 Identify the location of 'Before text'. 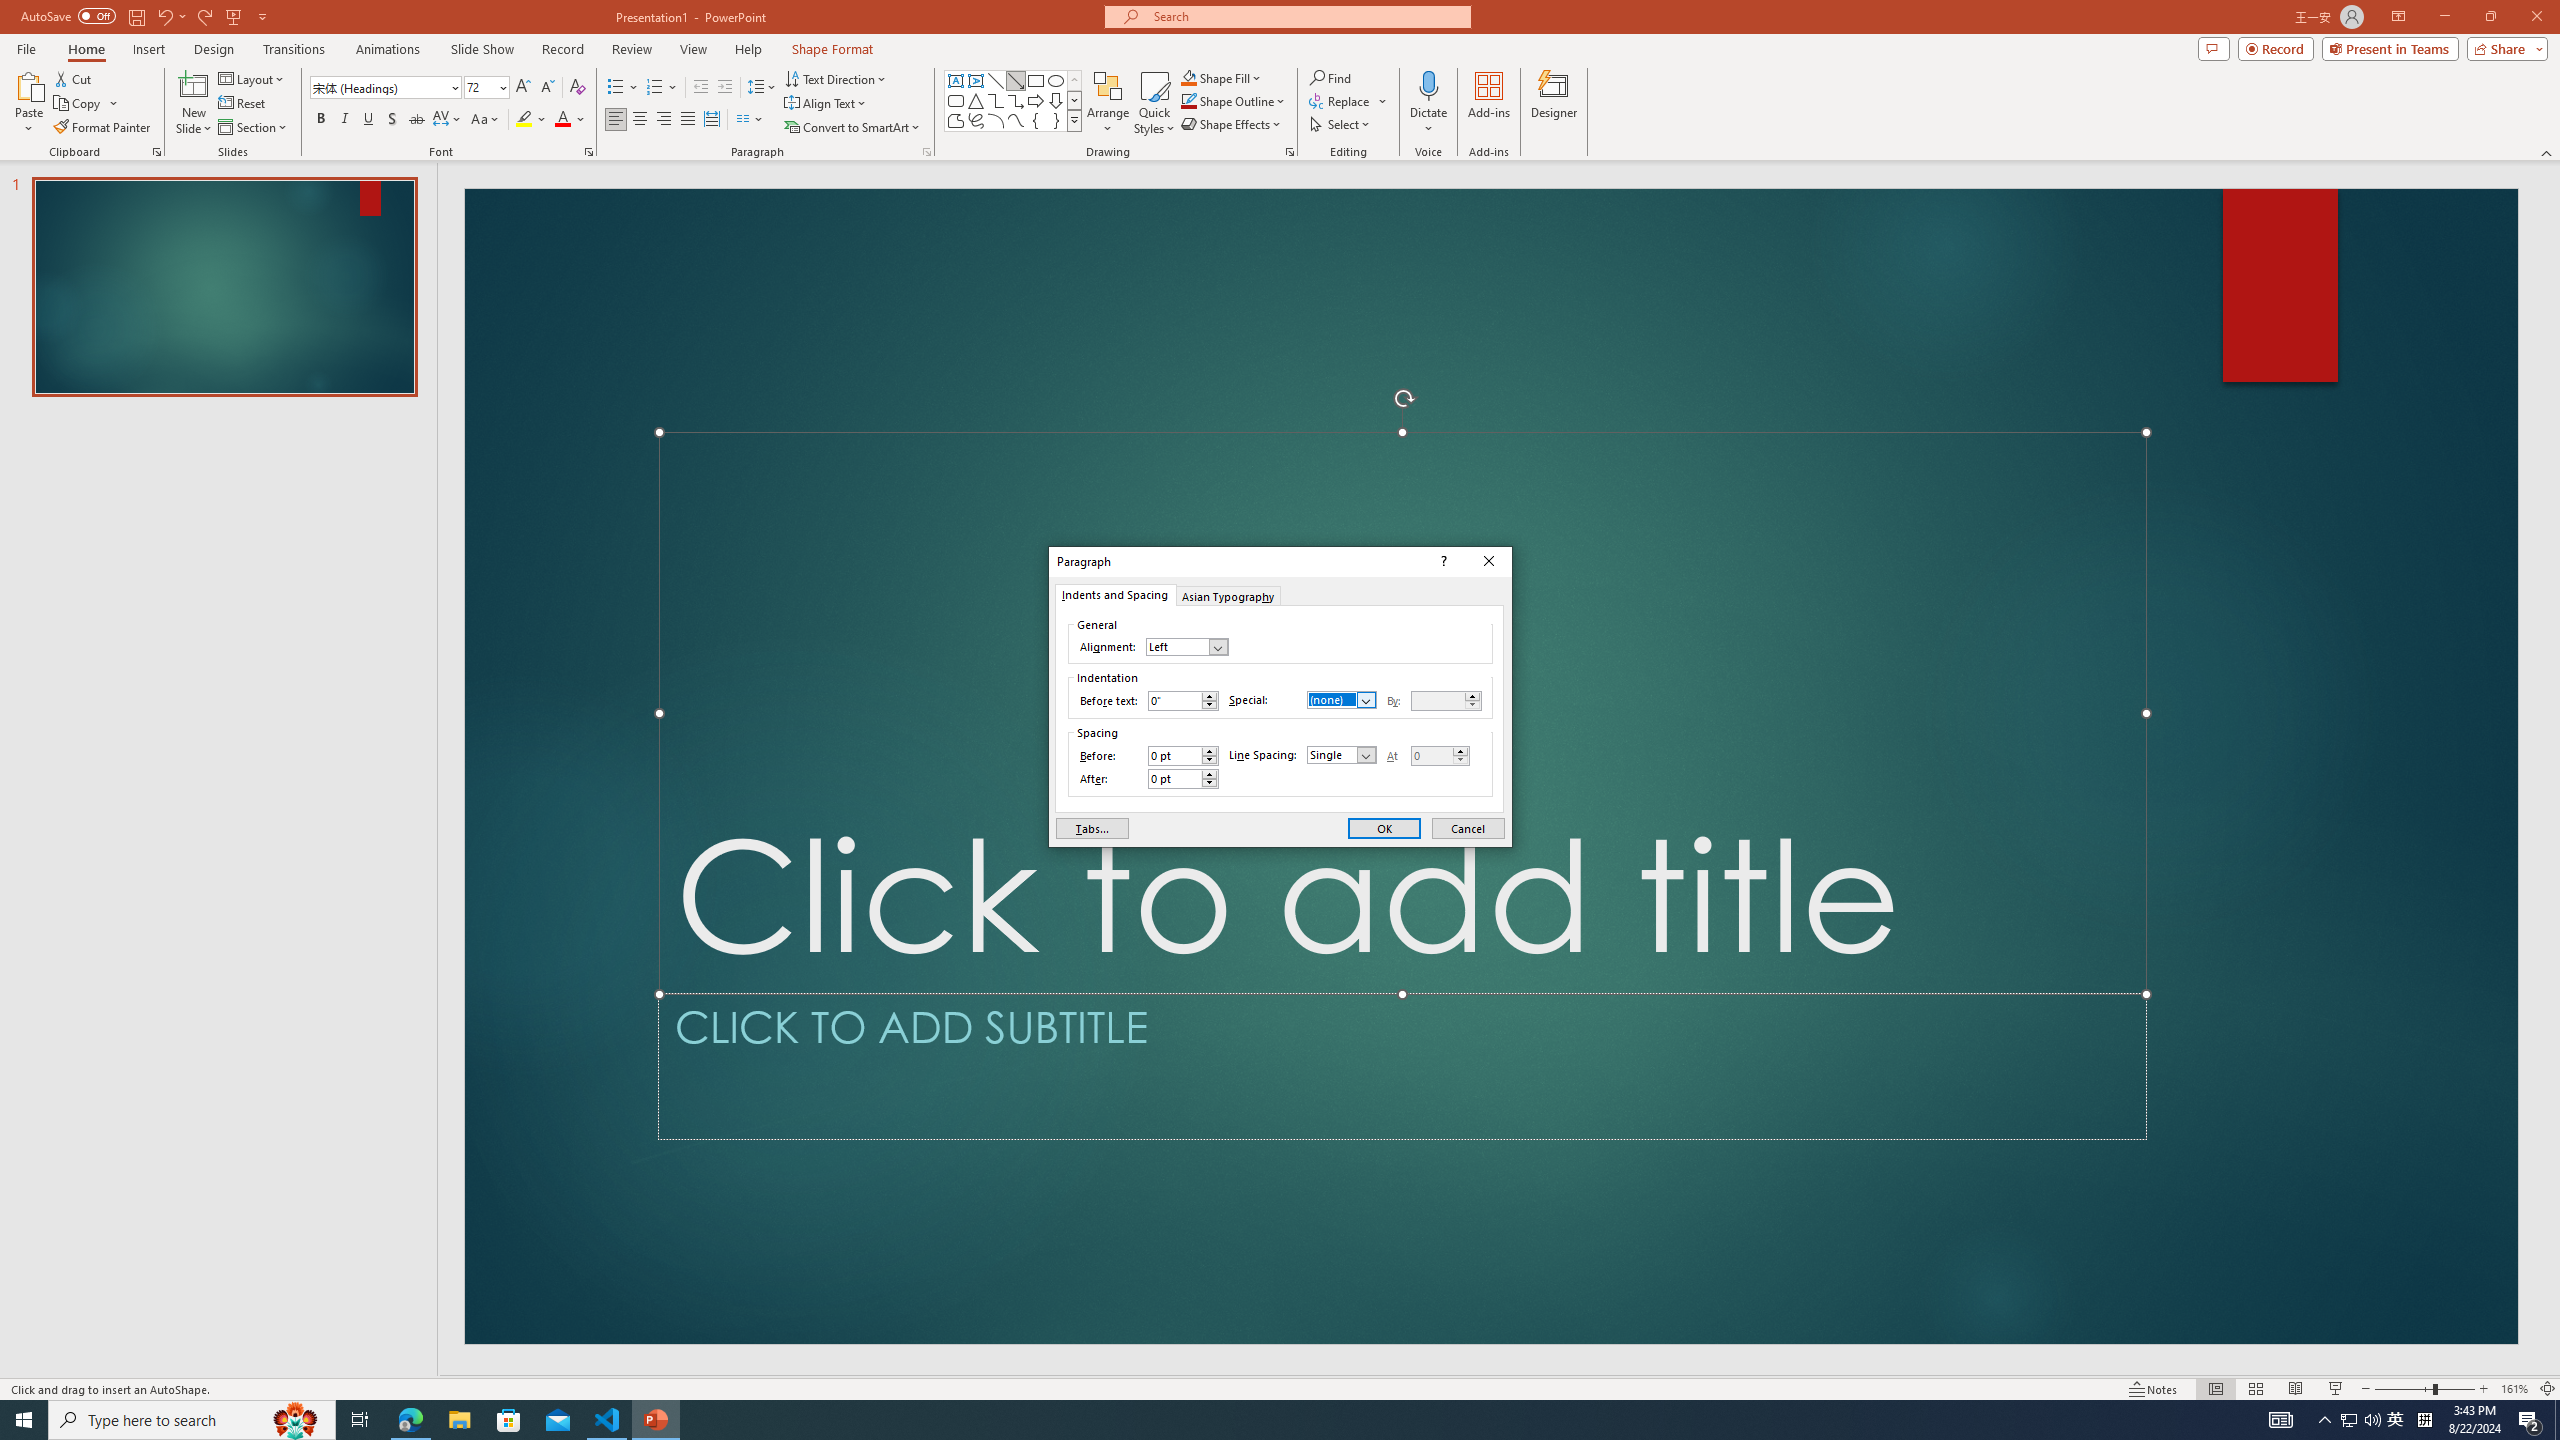
(1182, 700).